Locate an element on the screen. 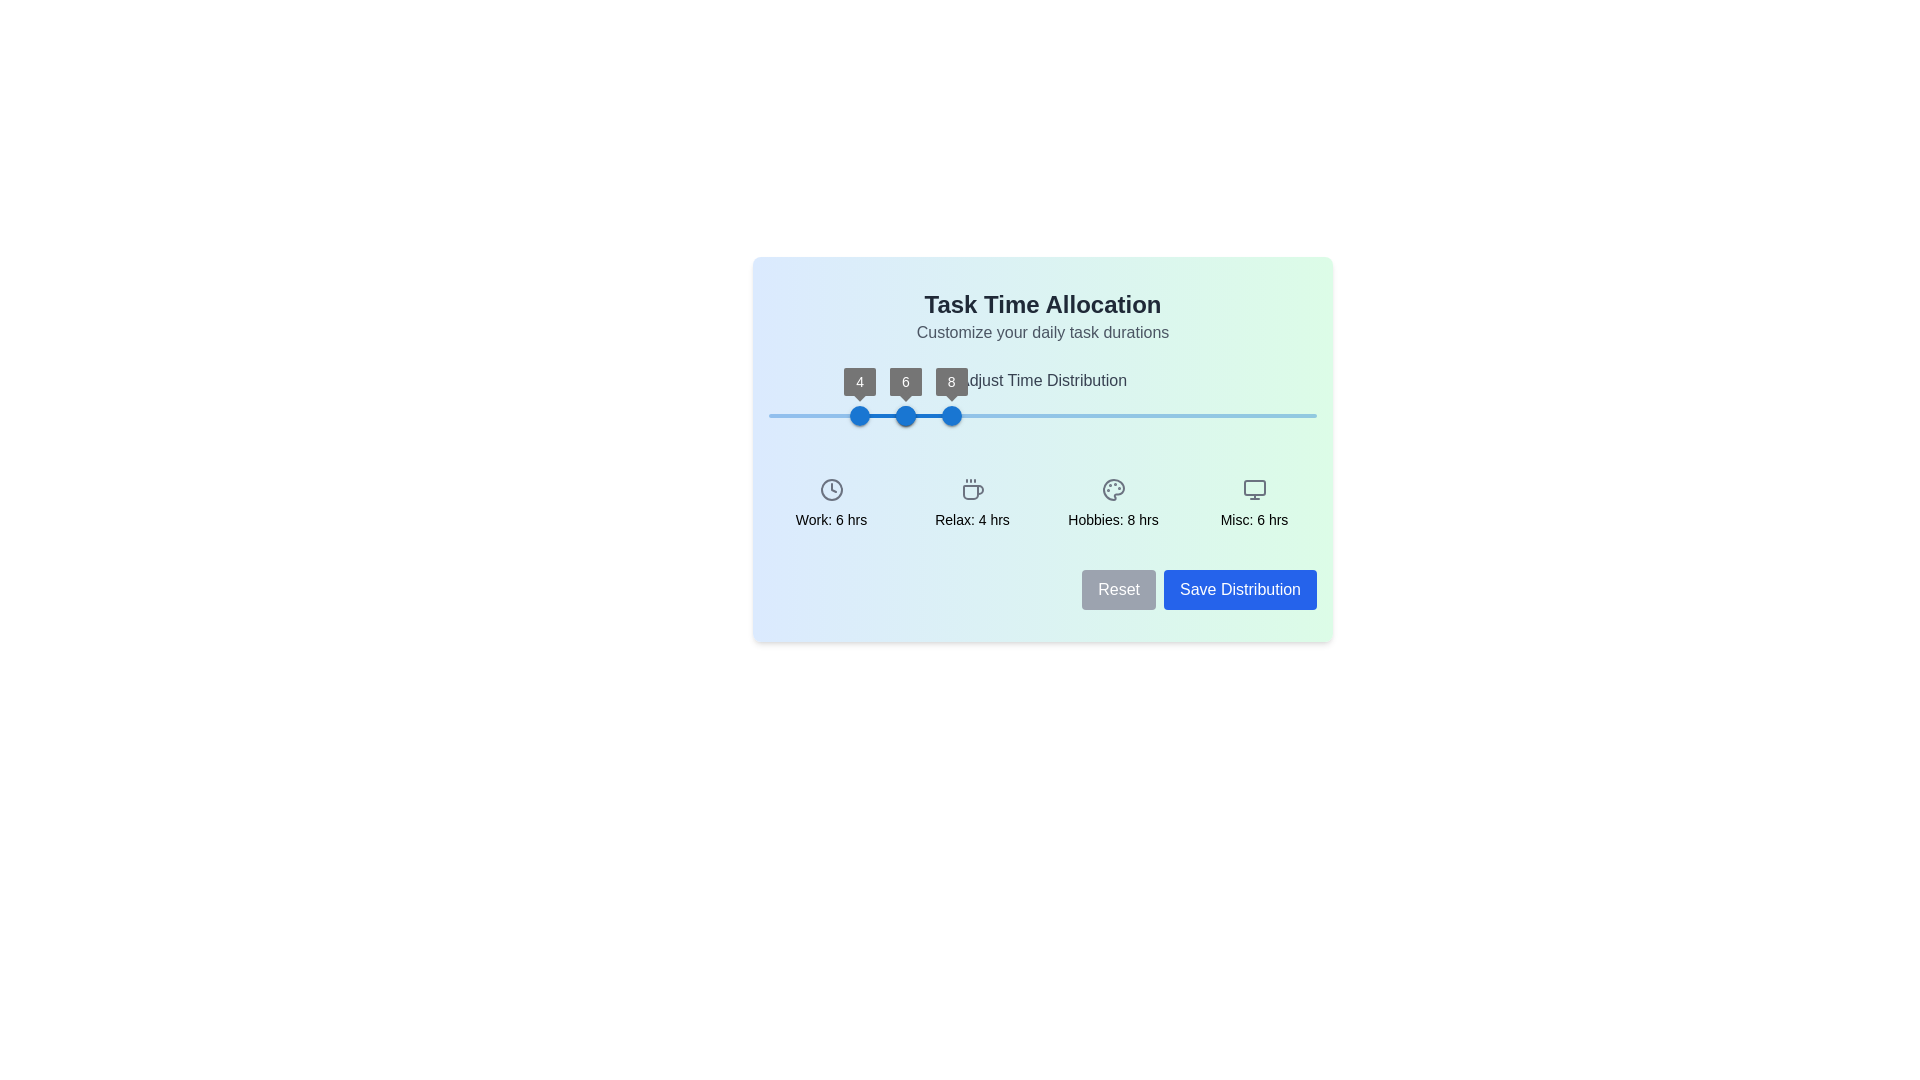 Image resolution: width=1920 pixels, height=1080 pixels. the 'Relax' icon in the task distribution panel, which is centered above the text 'Relax: 4 hrs' is located at coordinates (972, 489).